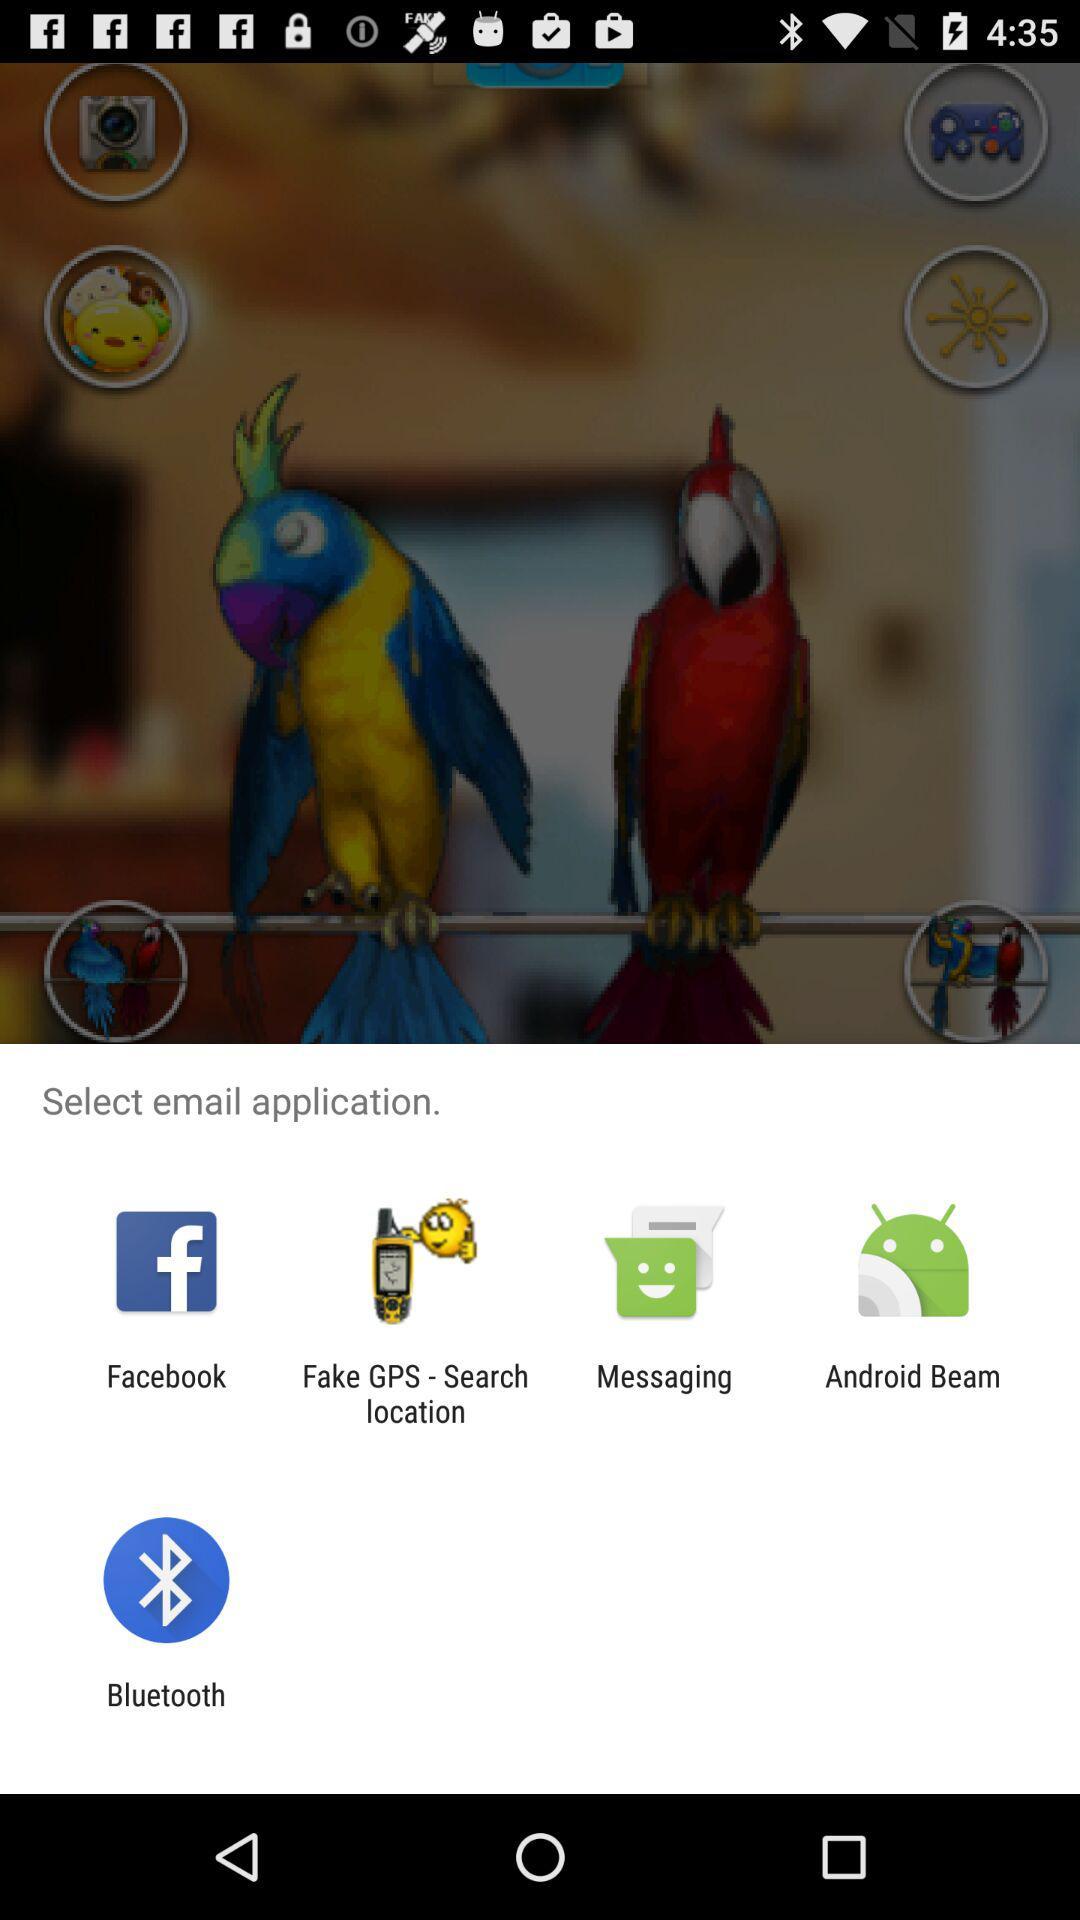  Describe the element at coordinates (664, 1392) in the screenshot. I see `the icon next to fake gps search` at that location.